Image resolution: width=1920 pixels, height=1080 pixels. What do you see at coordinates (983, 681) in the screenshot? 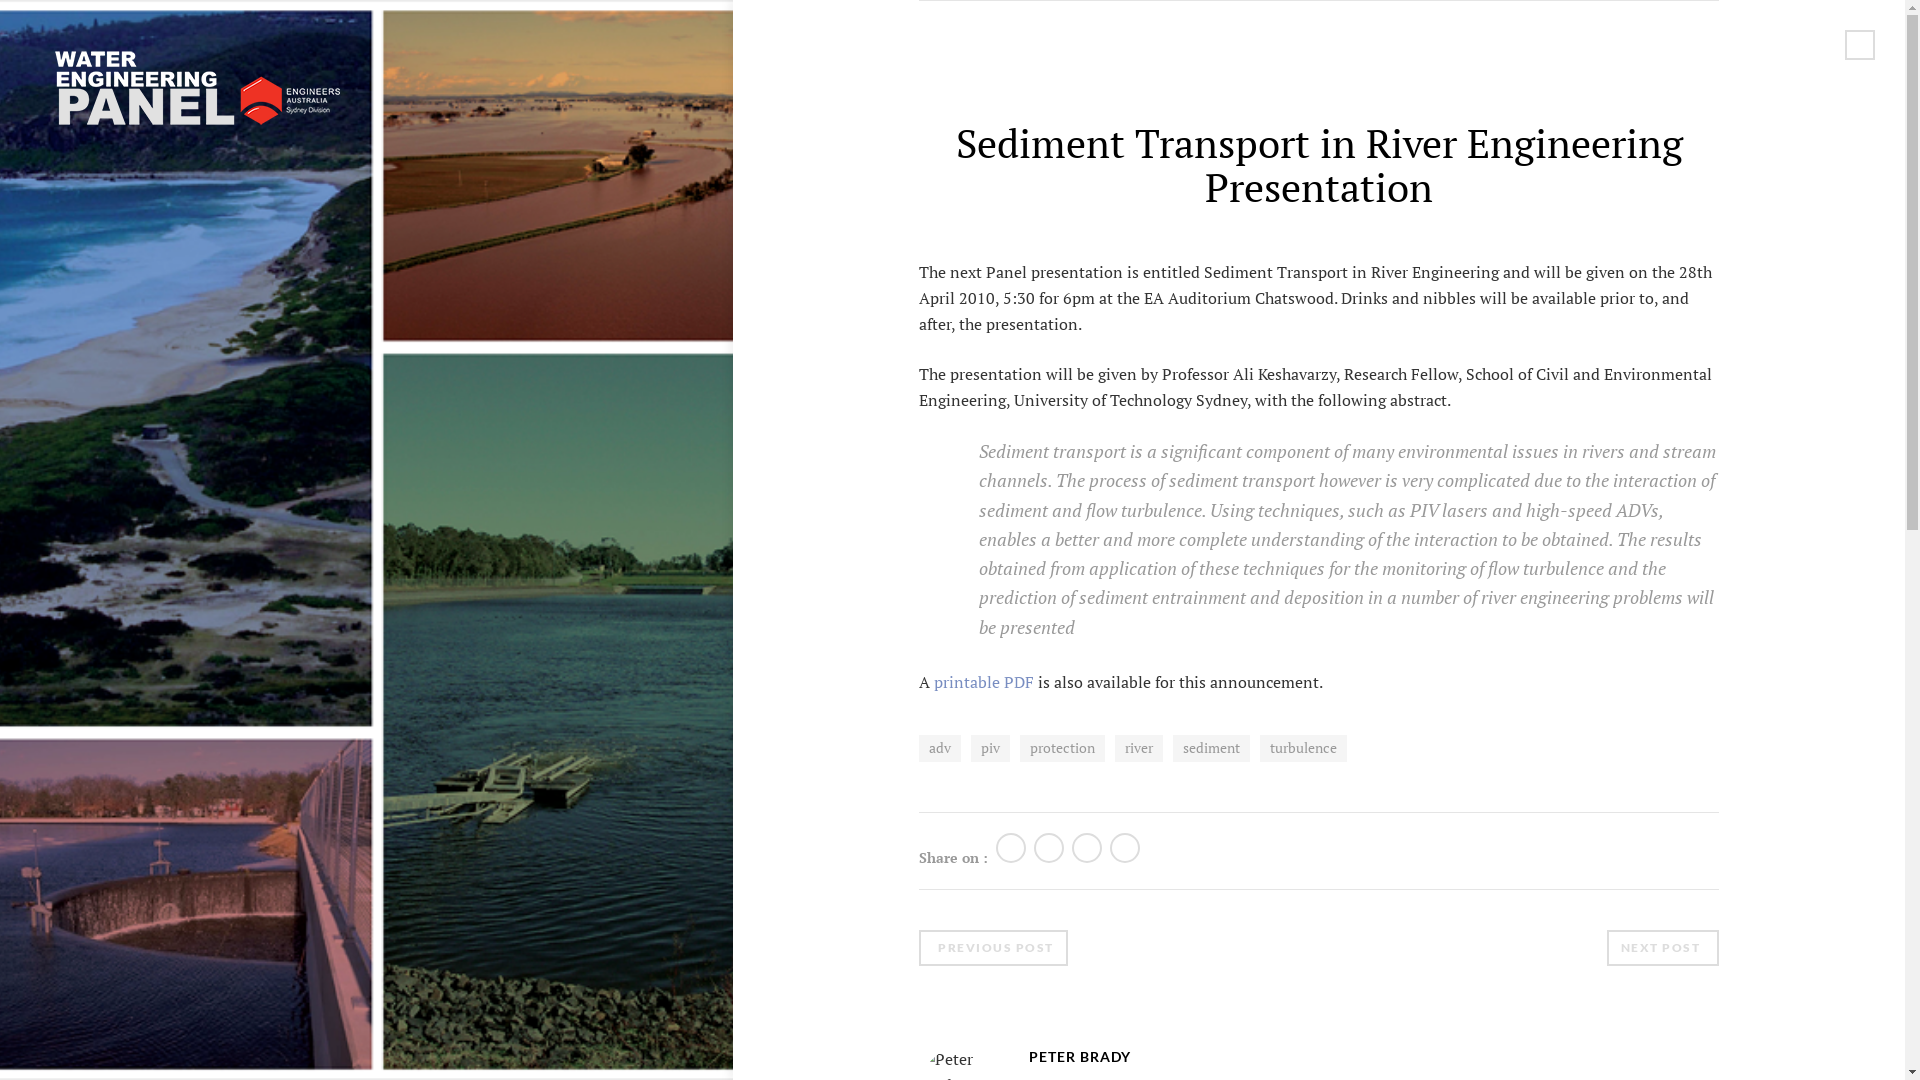
I see `'printable PDF'` at bounding box center [983, 681].